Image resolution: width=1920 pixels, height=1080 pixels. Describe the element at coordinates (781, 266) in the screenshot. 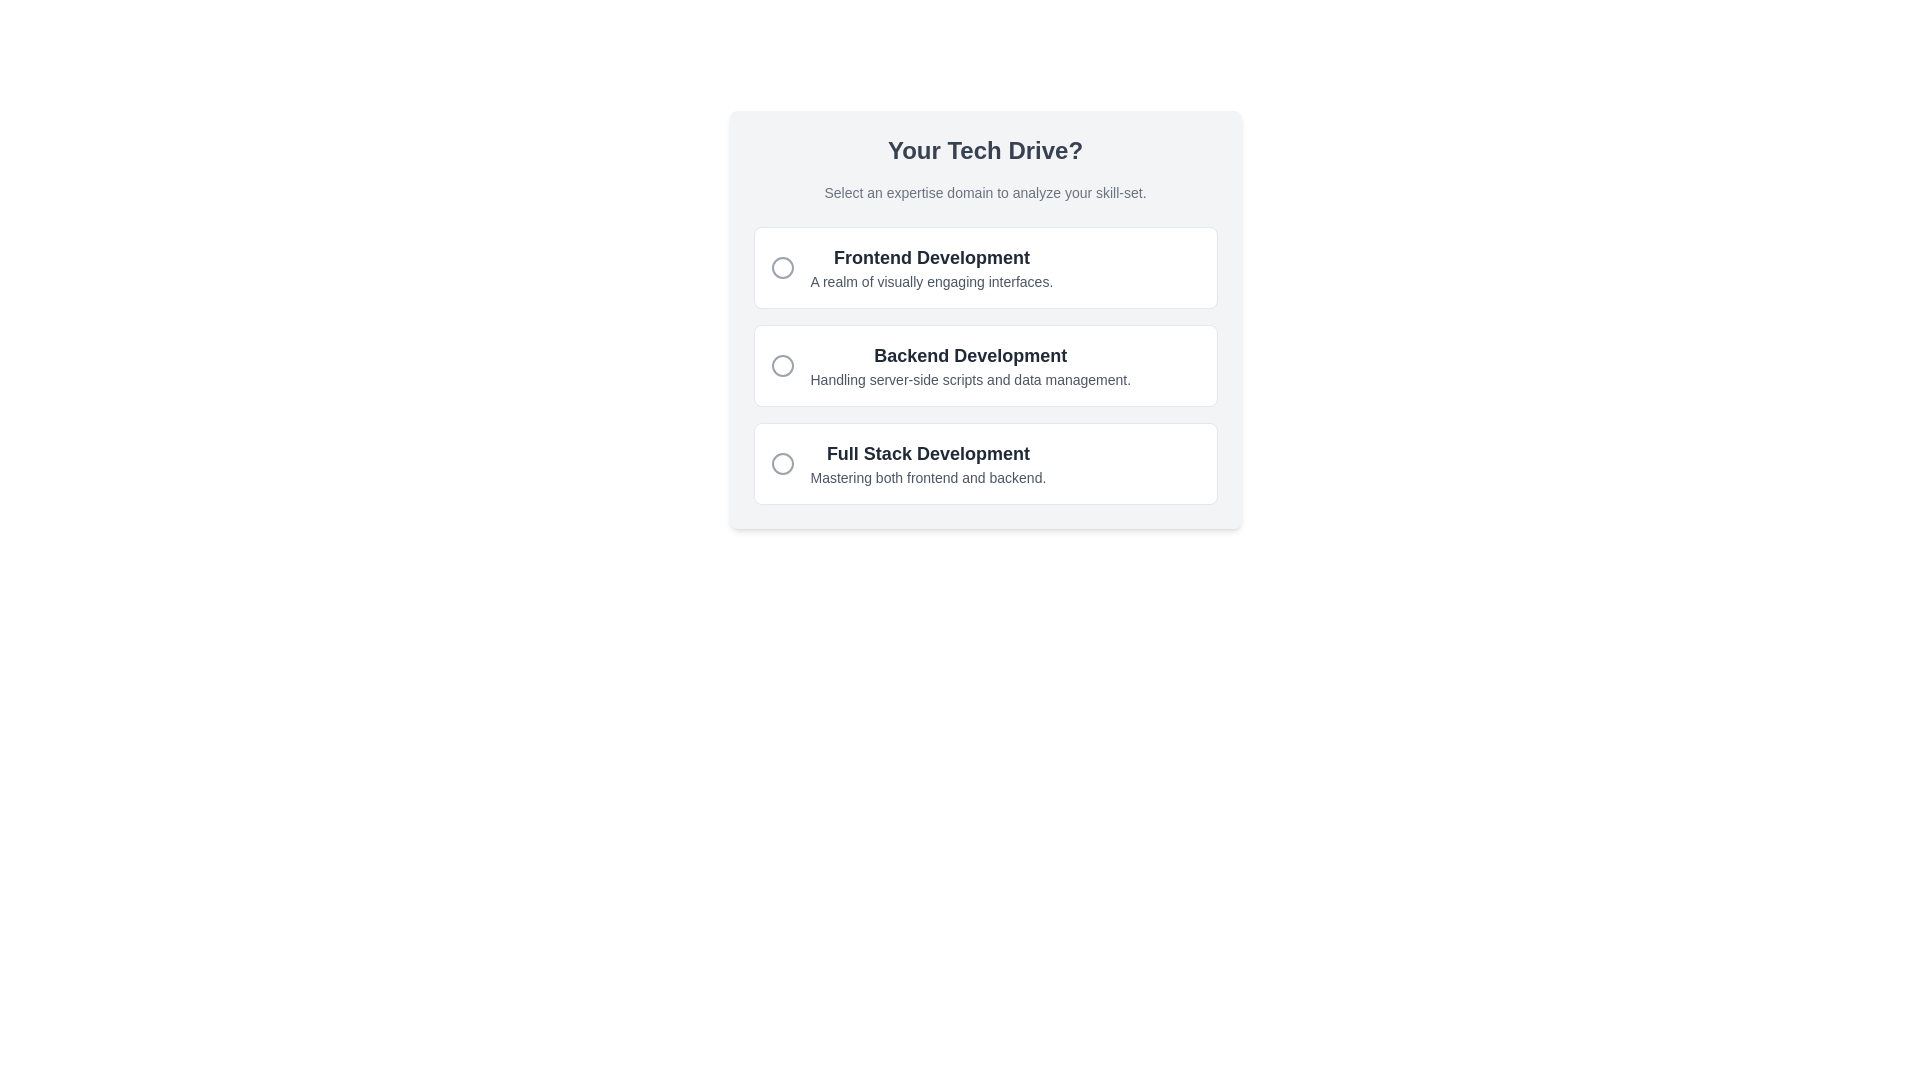

I see `the unselected radio button-like marker indicating the 'Frontend Development' option, which is located centrally to the left of the option's text` at that location.